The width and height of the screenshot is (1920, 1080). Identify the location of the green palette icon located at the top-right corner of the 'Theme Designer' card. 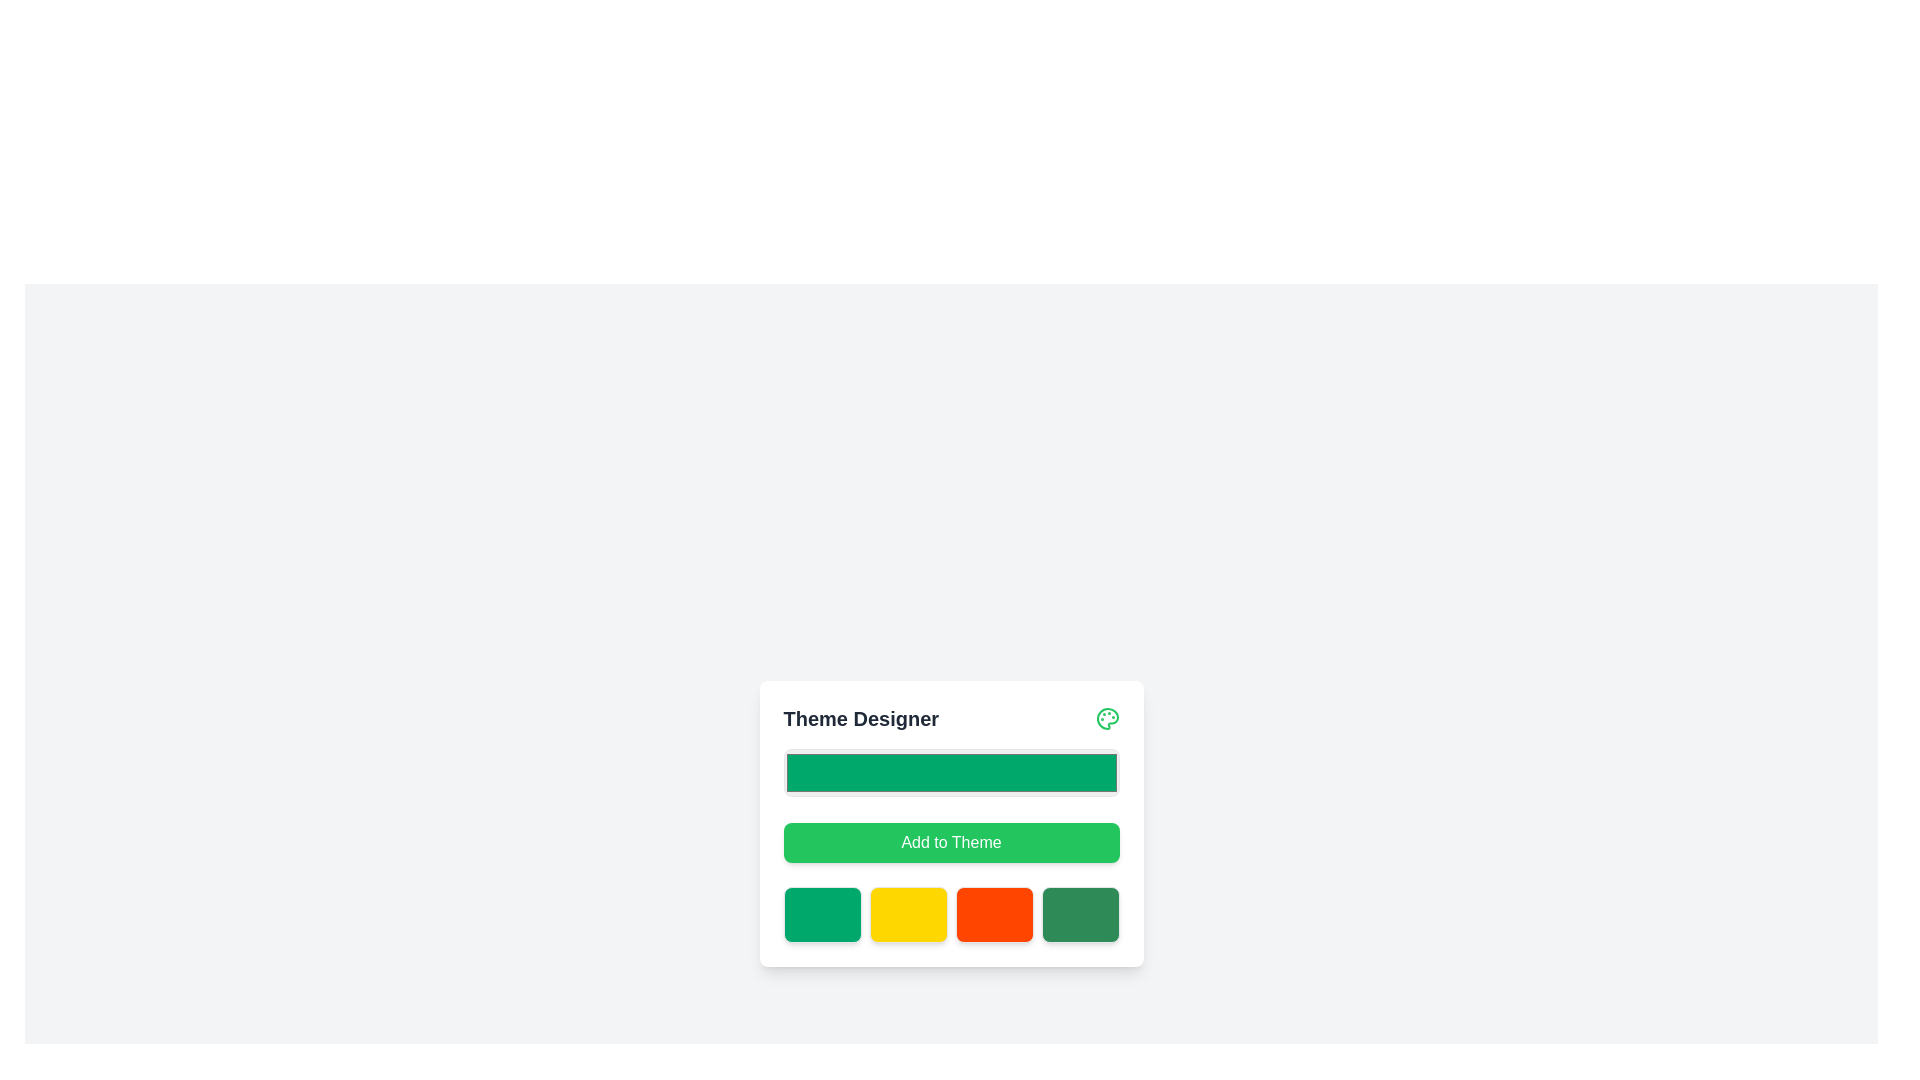
(1106, 717).